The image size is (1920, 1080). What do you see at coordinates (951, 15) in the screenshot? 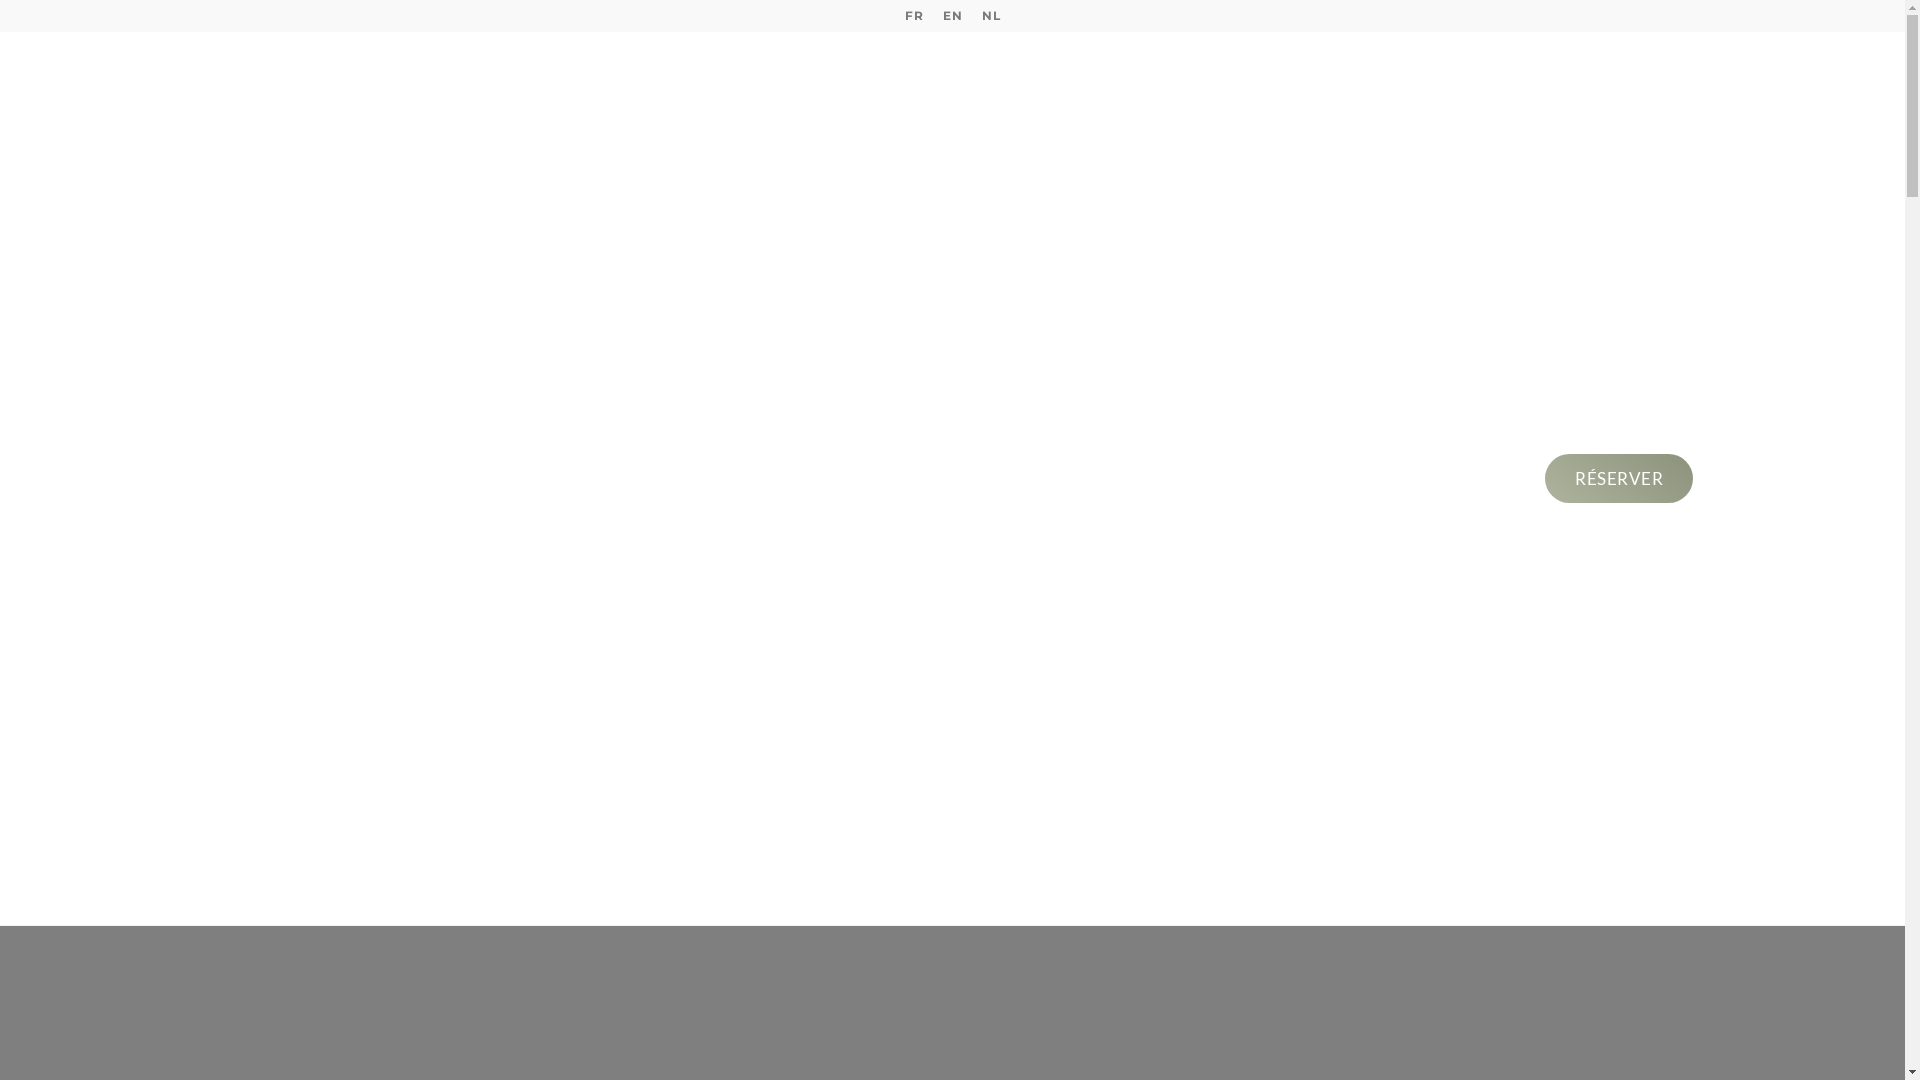
I see `'EN'` at bounding box center [951, 15].